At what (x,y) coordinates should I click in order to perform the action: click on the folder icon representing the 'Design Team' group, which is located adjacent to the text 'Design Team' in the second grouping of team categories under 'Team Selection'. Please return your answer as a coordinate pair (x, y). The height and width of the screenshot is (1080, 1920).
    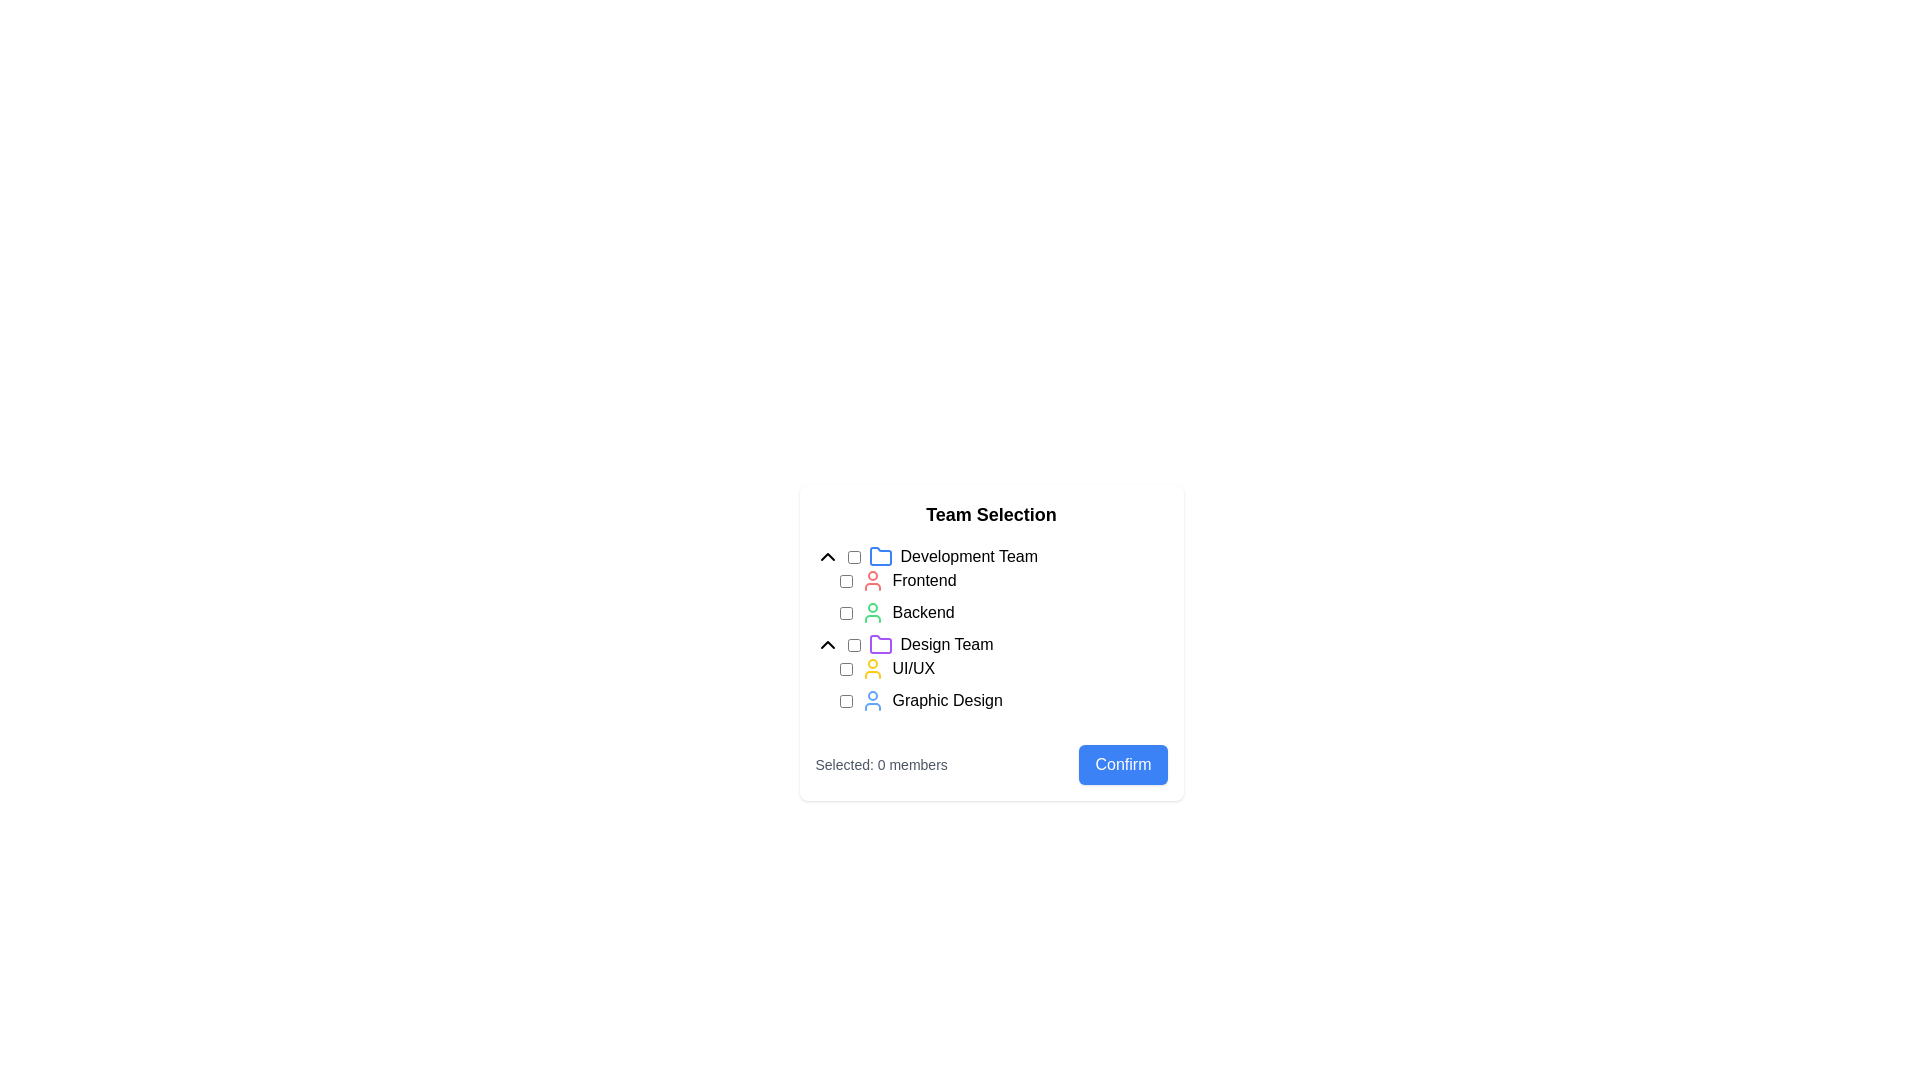
    Looking at the image, I should click on (880, 644).